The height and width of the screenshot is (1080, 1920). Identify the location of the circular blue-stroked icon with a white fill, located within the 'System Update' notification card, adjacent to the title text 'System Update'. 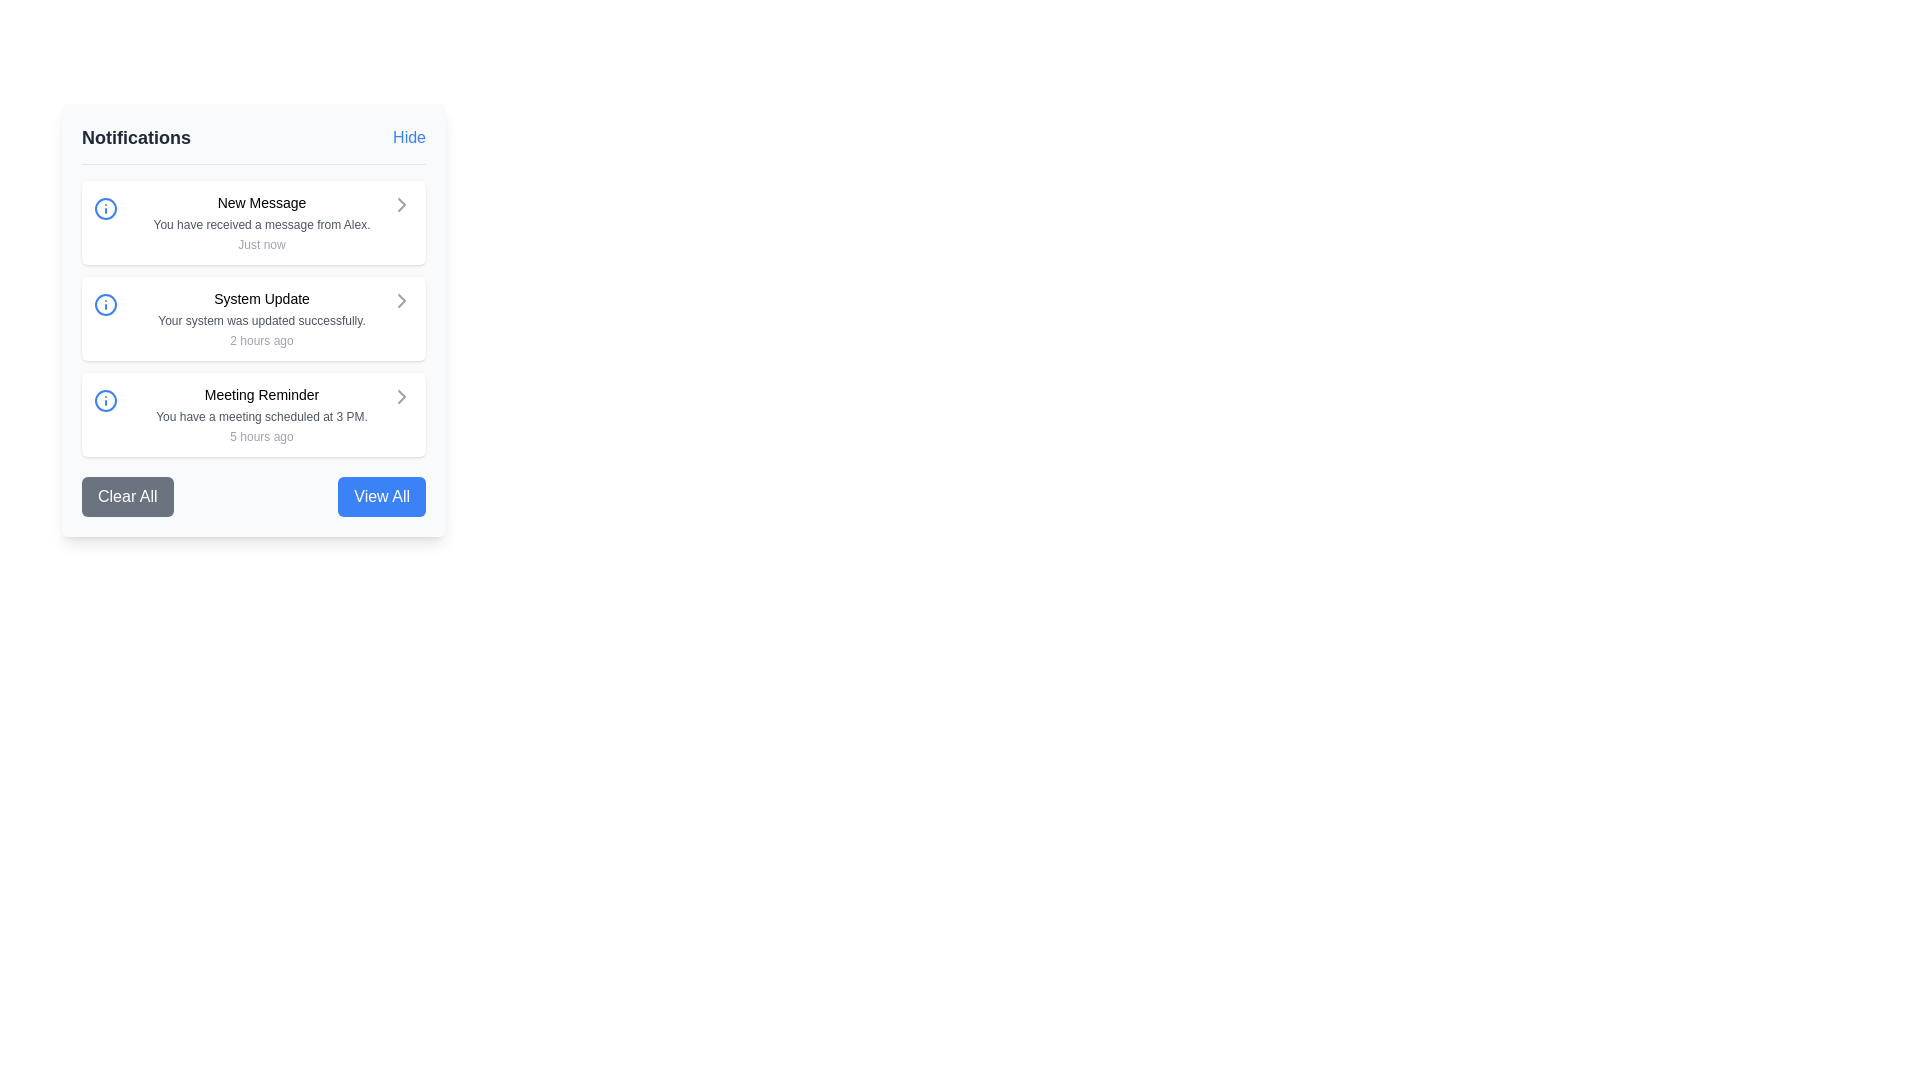
(104, 304).